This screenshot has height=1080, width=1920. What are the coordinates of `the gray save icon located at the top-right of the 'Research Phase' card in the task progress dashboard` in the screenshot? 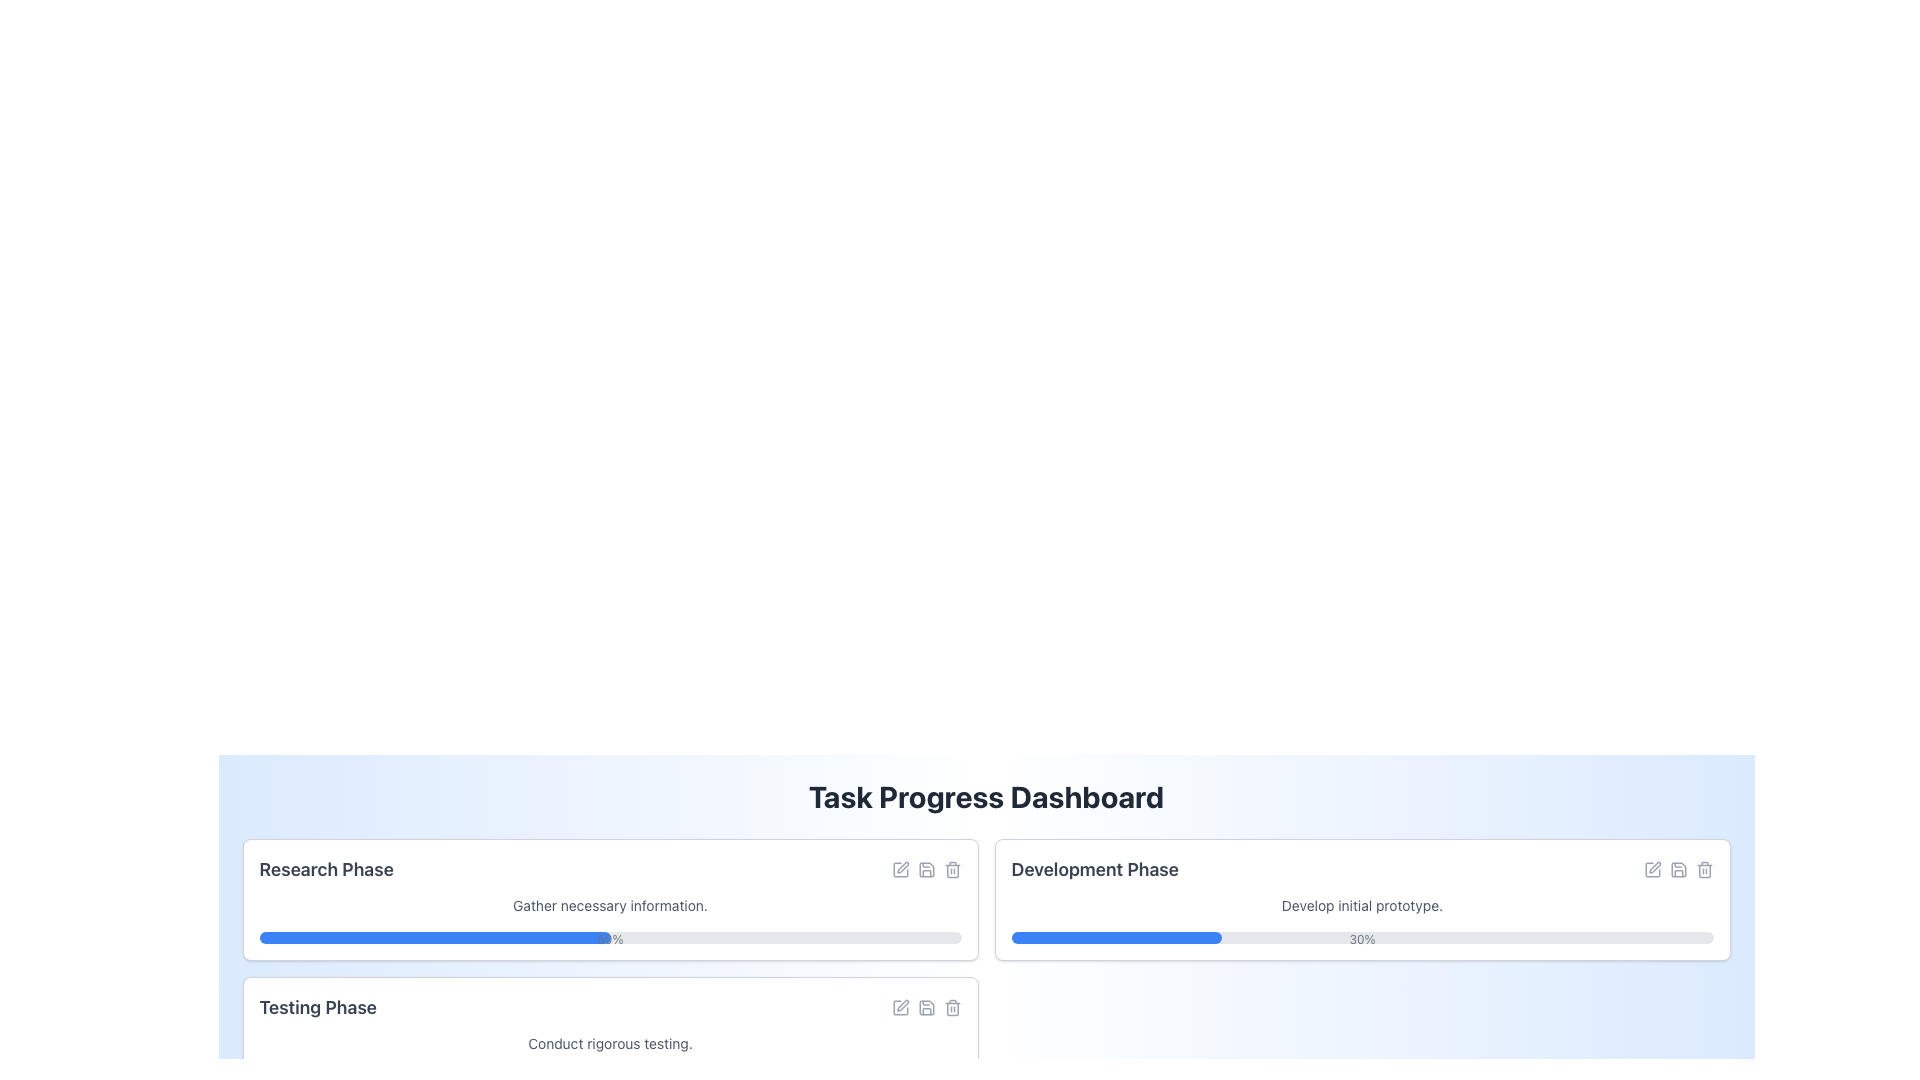 It's located at (925, 869).